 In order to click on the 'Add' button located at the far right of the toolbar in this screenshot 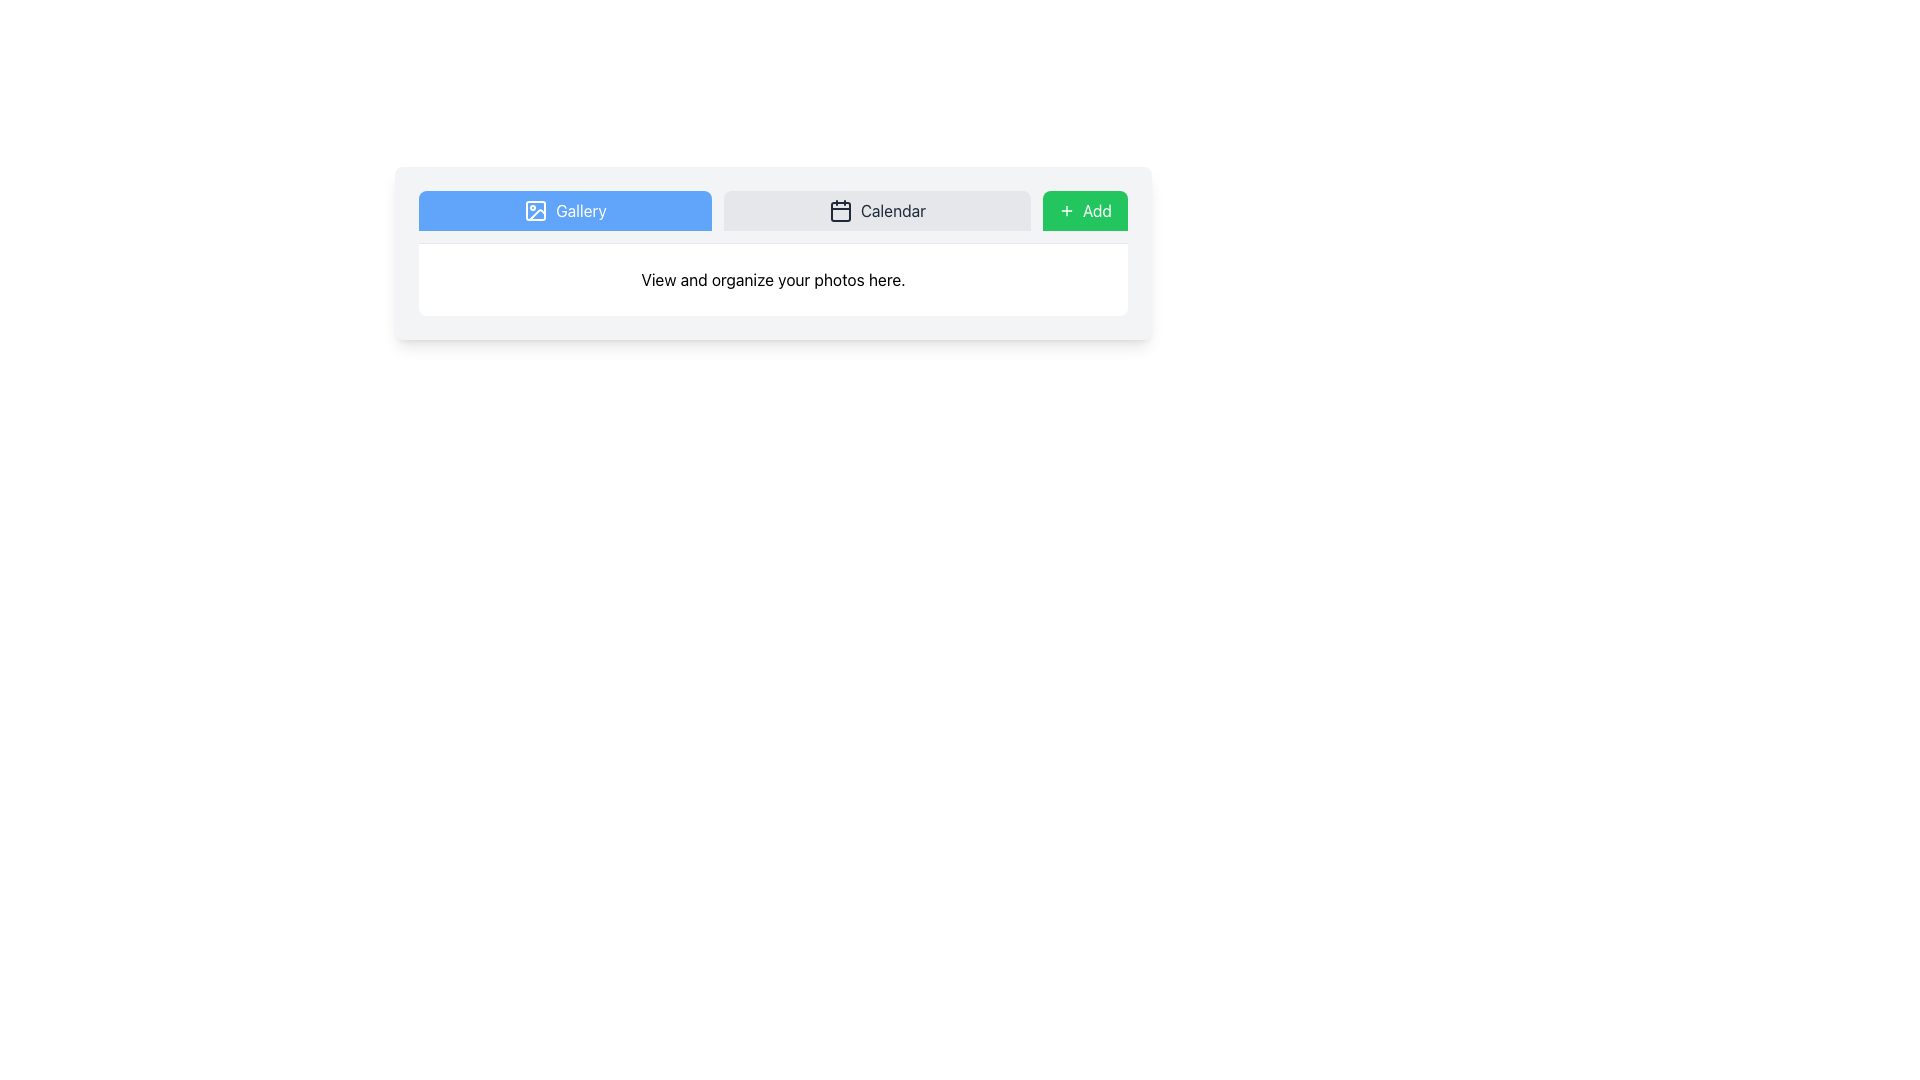, I will do `click(1084, 211)`.